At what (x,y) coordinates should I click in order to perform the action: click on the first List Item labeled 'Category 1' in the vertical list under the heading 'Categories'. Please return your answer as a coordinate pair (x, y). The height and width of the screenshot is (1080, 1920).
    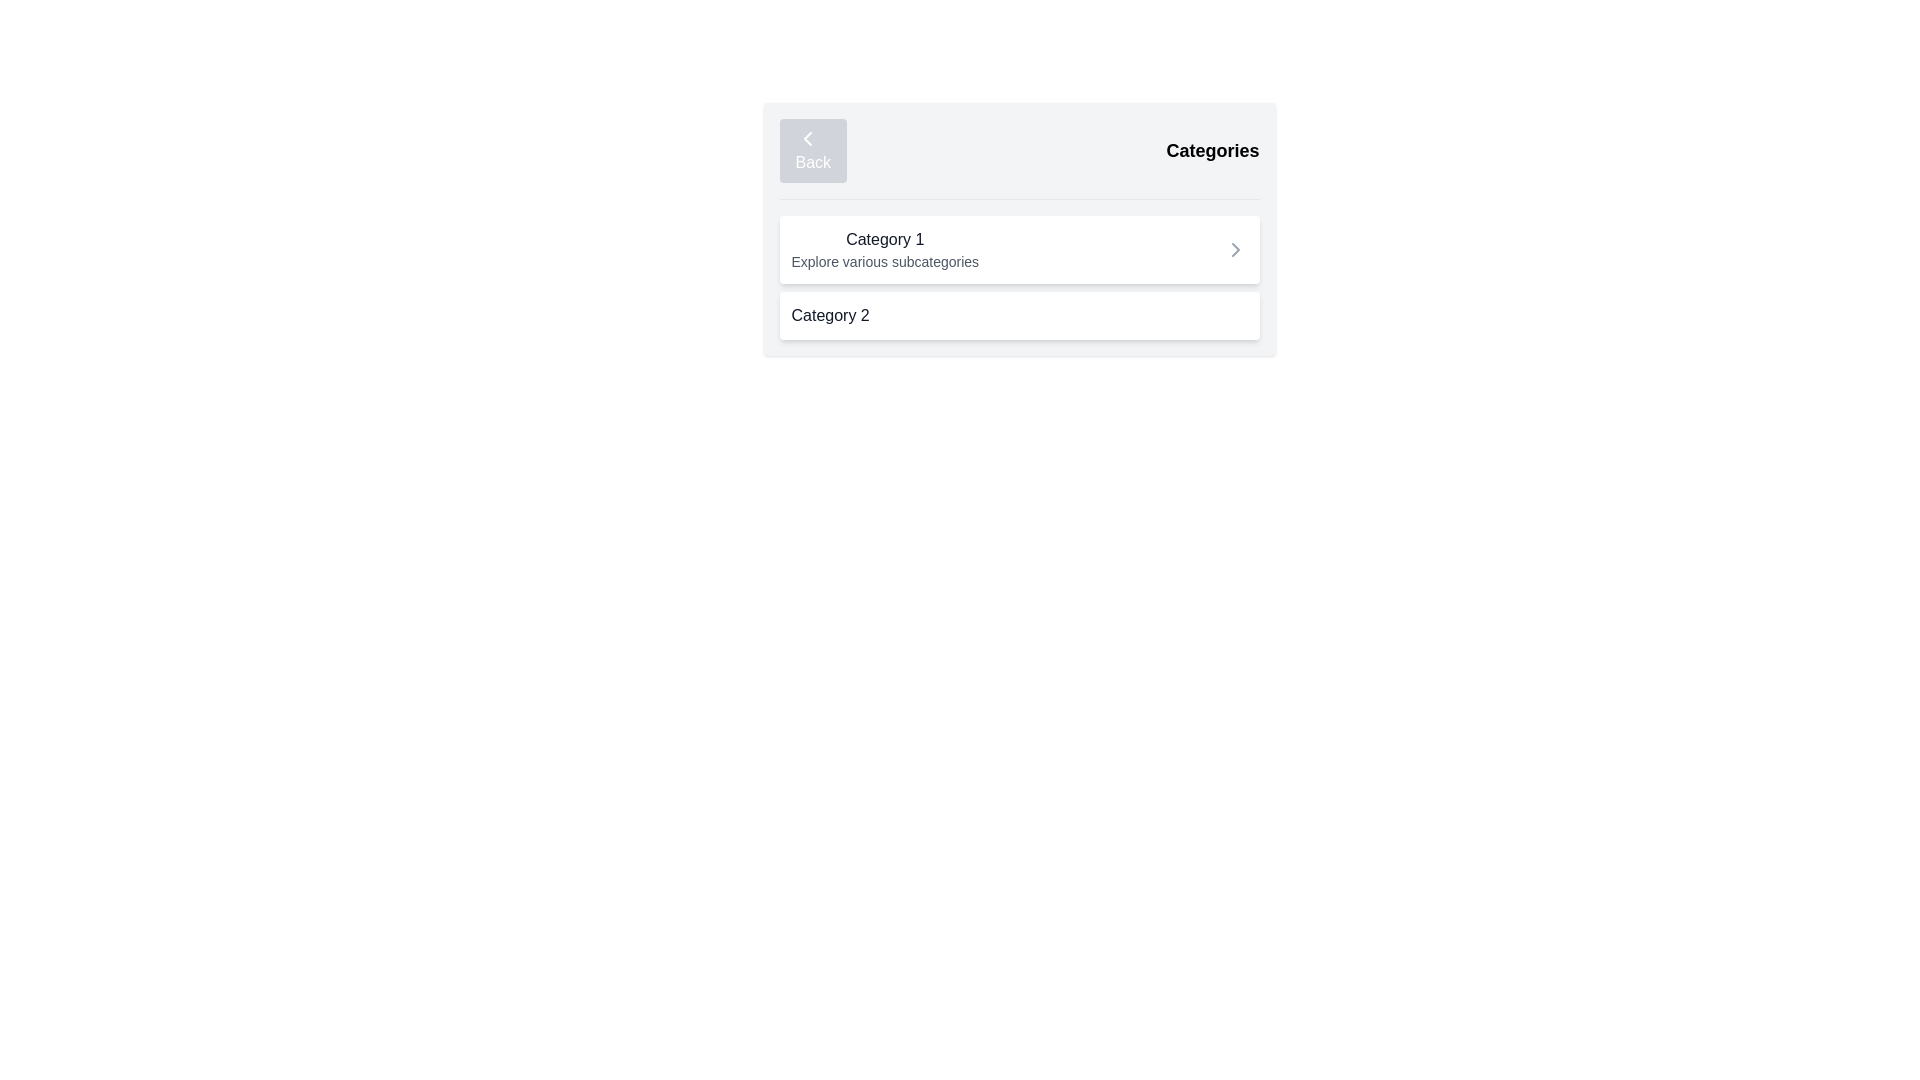
    Looking at the image, I should click on (1019, 277).